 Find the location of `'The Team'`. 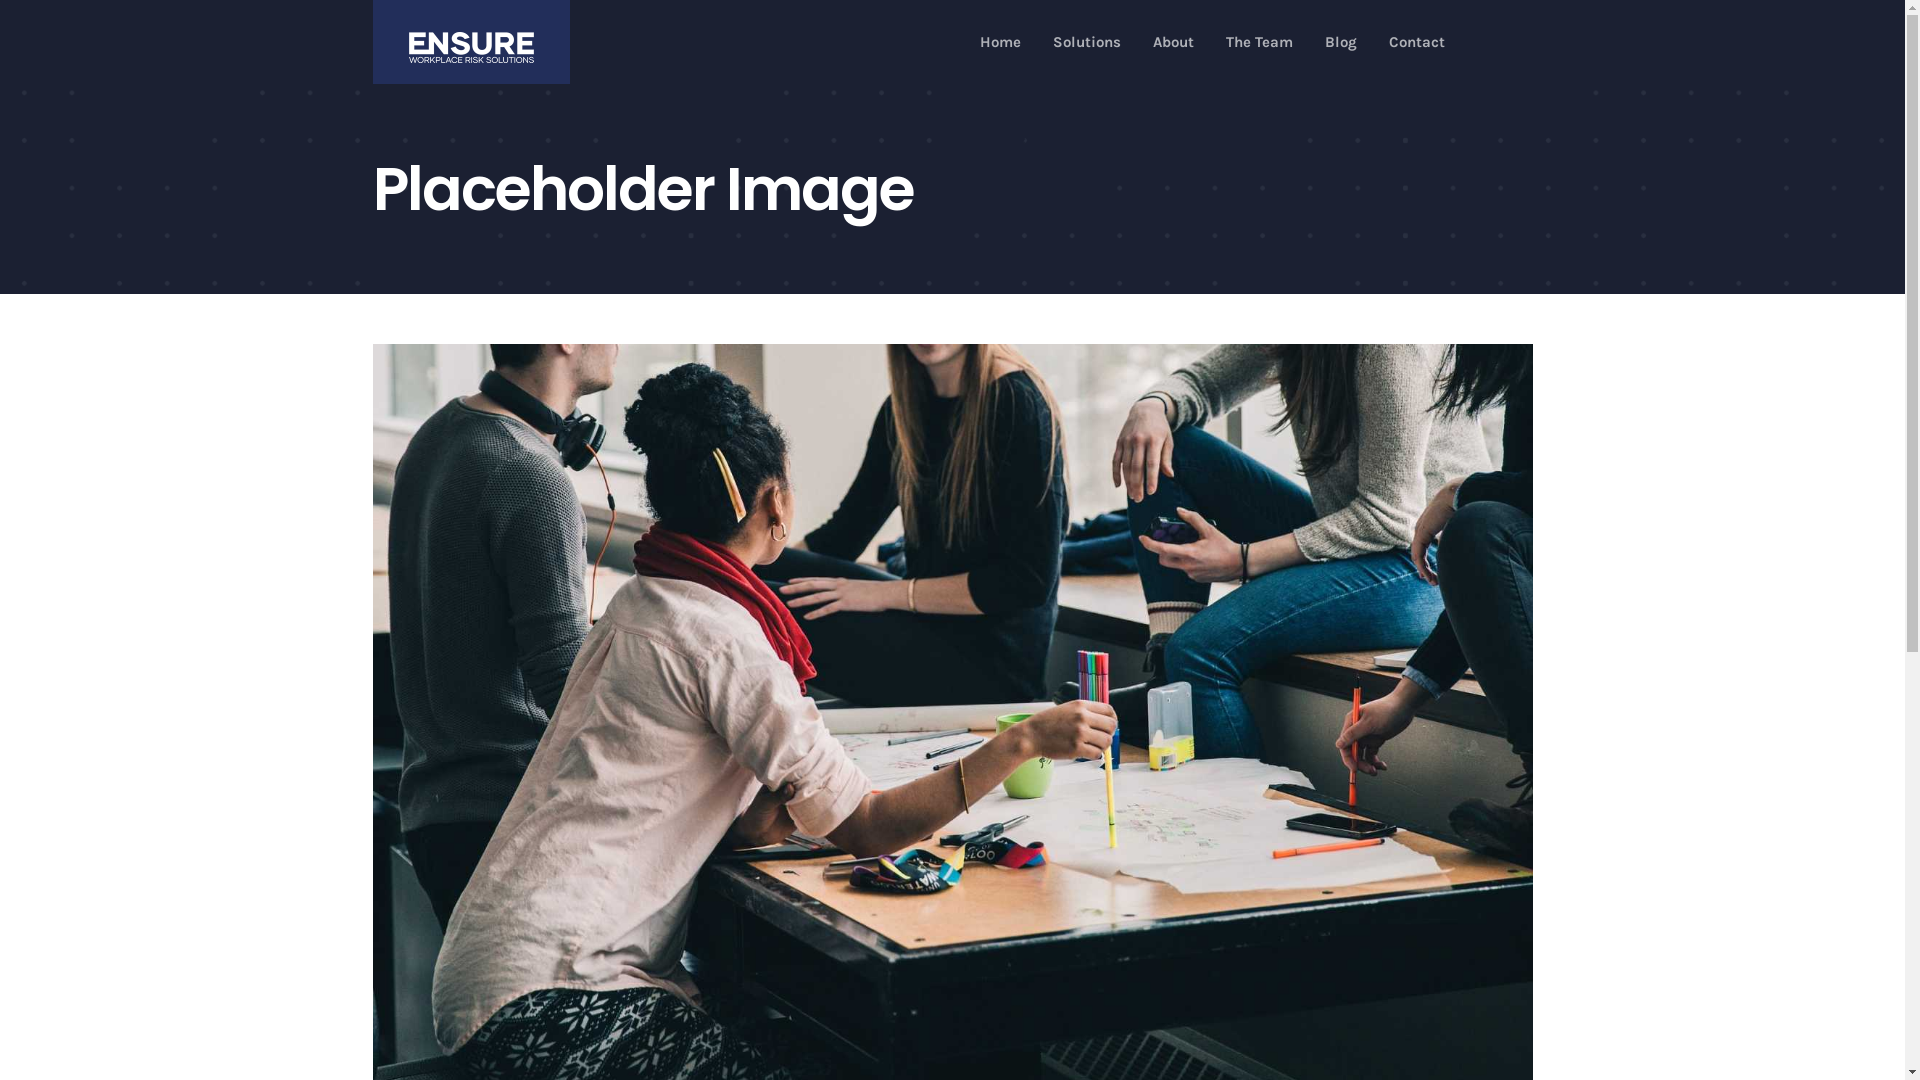

'The Team' is located at coordinates (1258, 42).